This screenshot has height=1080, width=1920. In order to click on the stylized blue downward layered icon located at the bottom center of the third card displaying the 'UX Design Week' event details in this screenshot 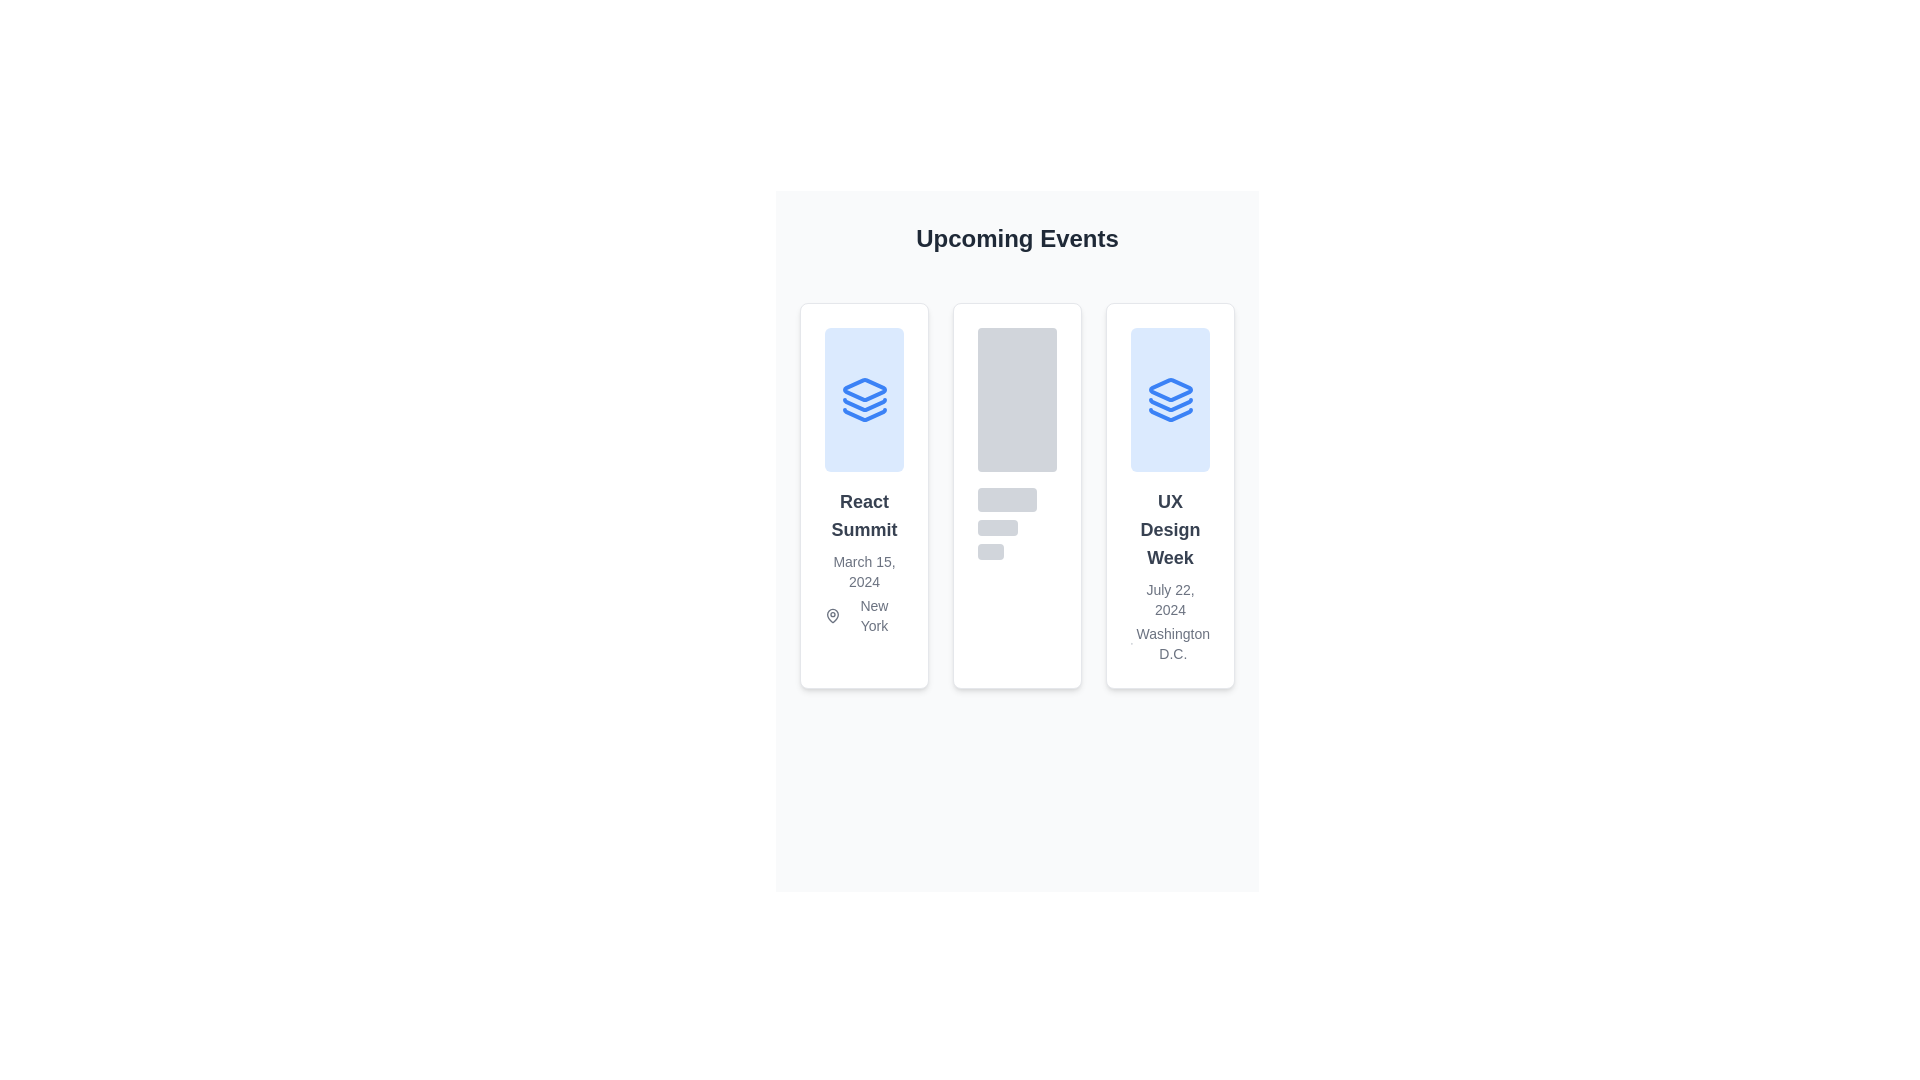, I will do `click(1170, 414)`.